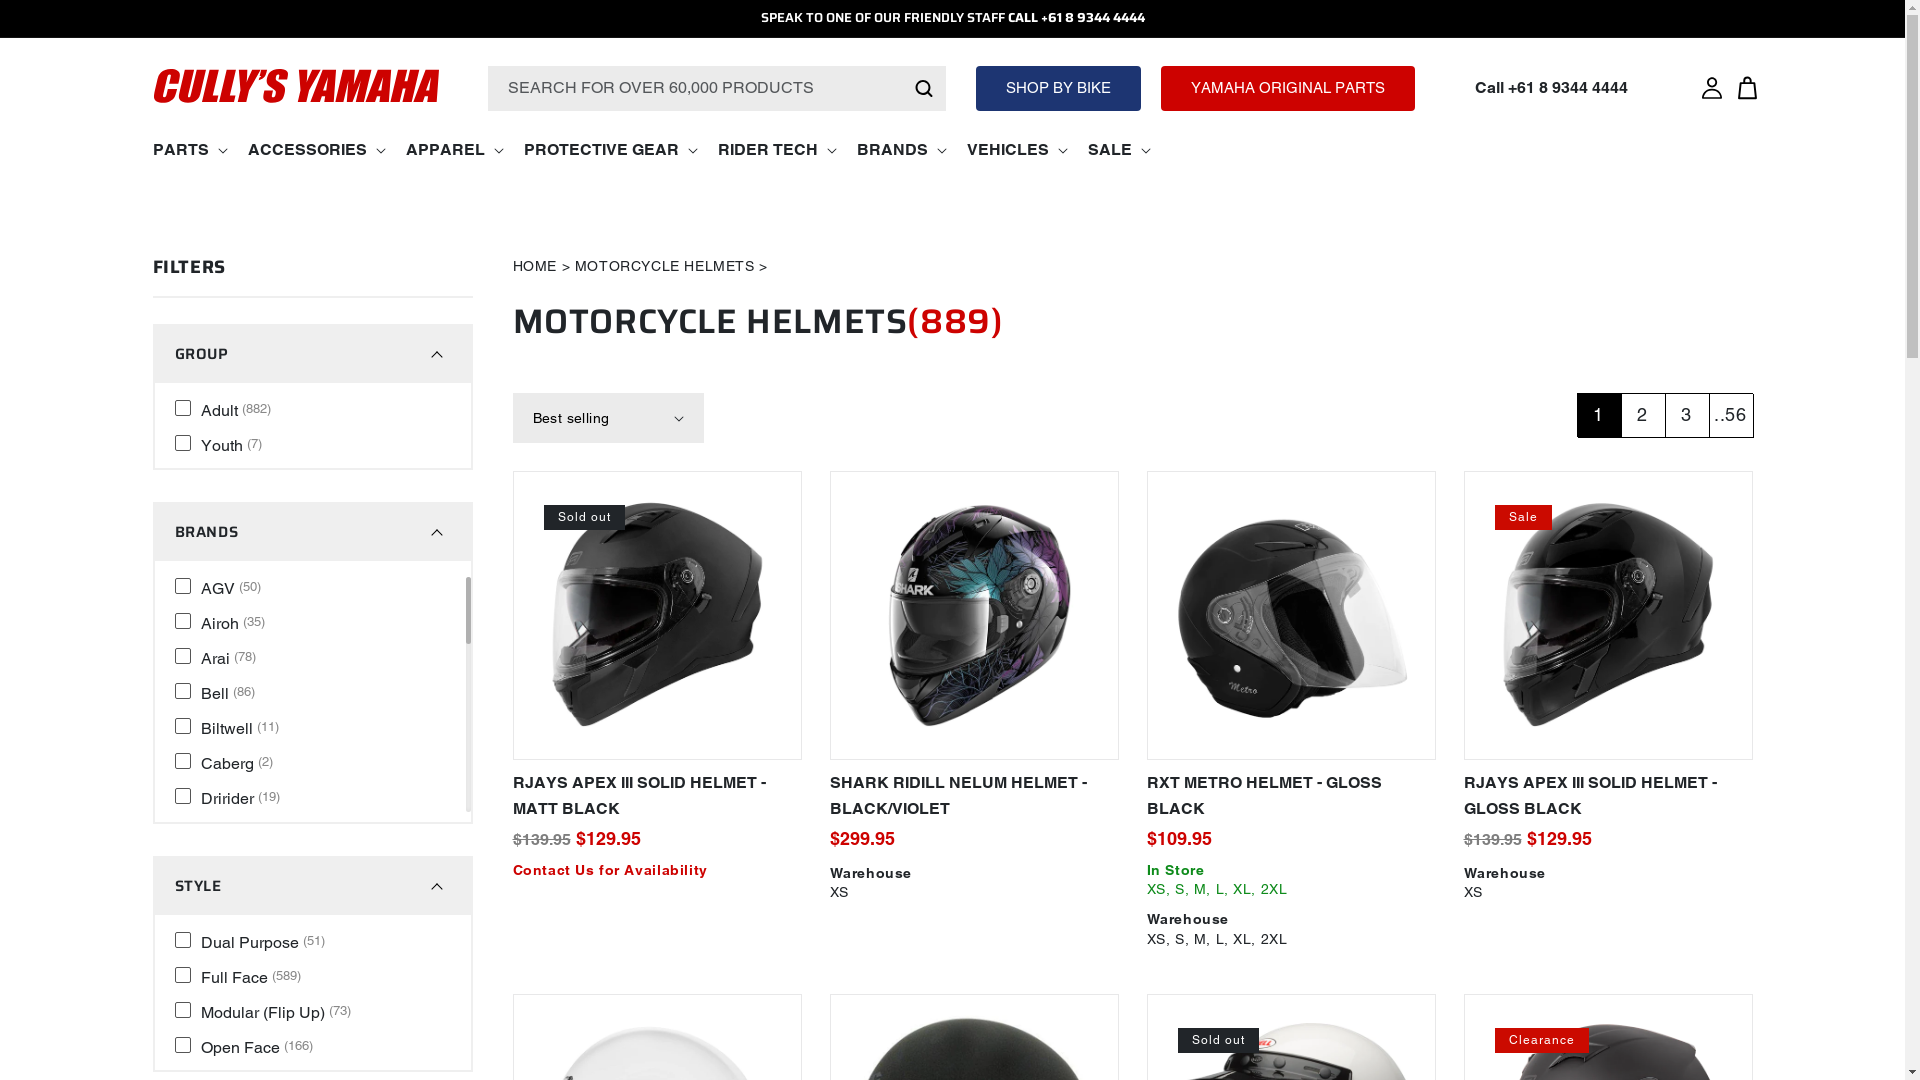 This screenshot has width=1920, height=1080. Describe the element at coordinates (1684, 414) in the screenshot. I see `'3'` at that location.